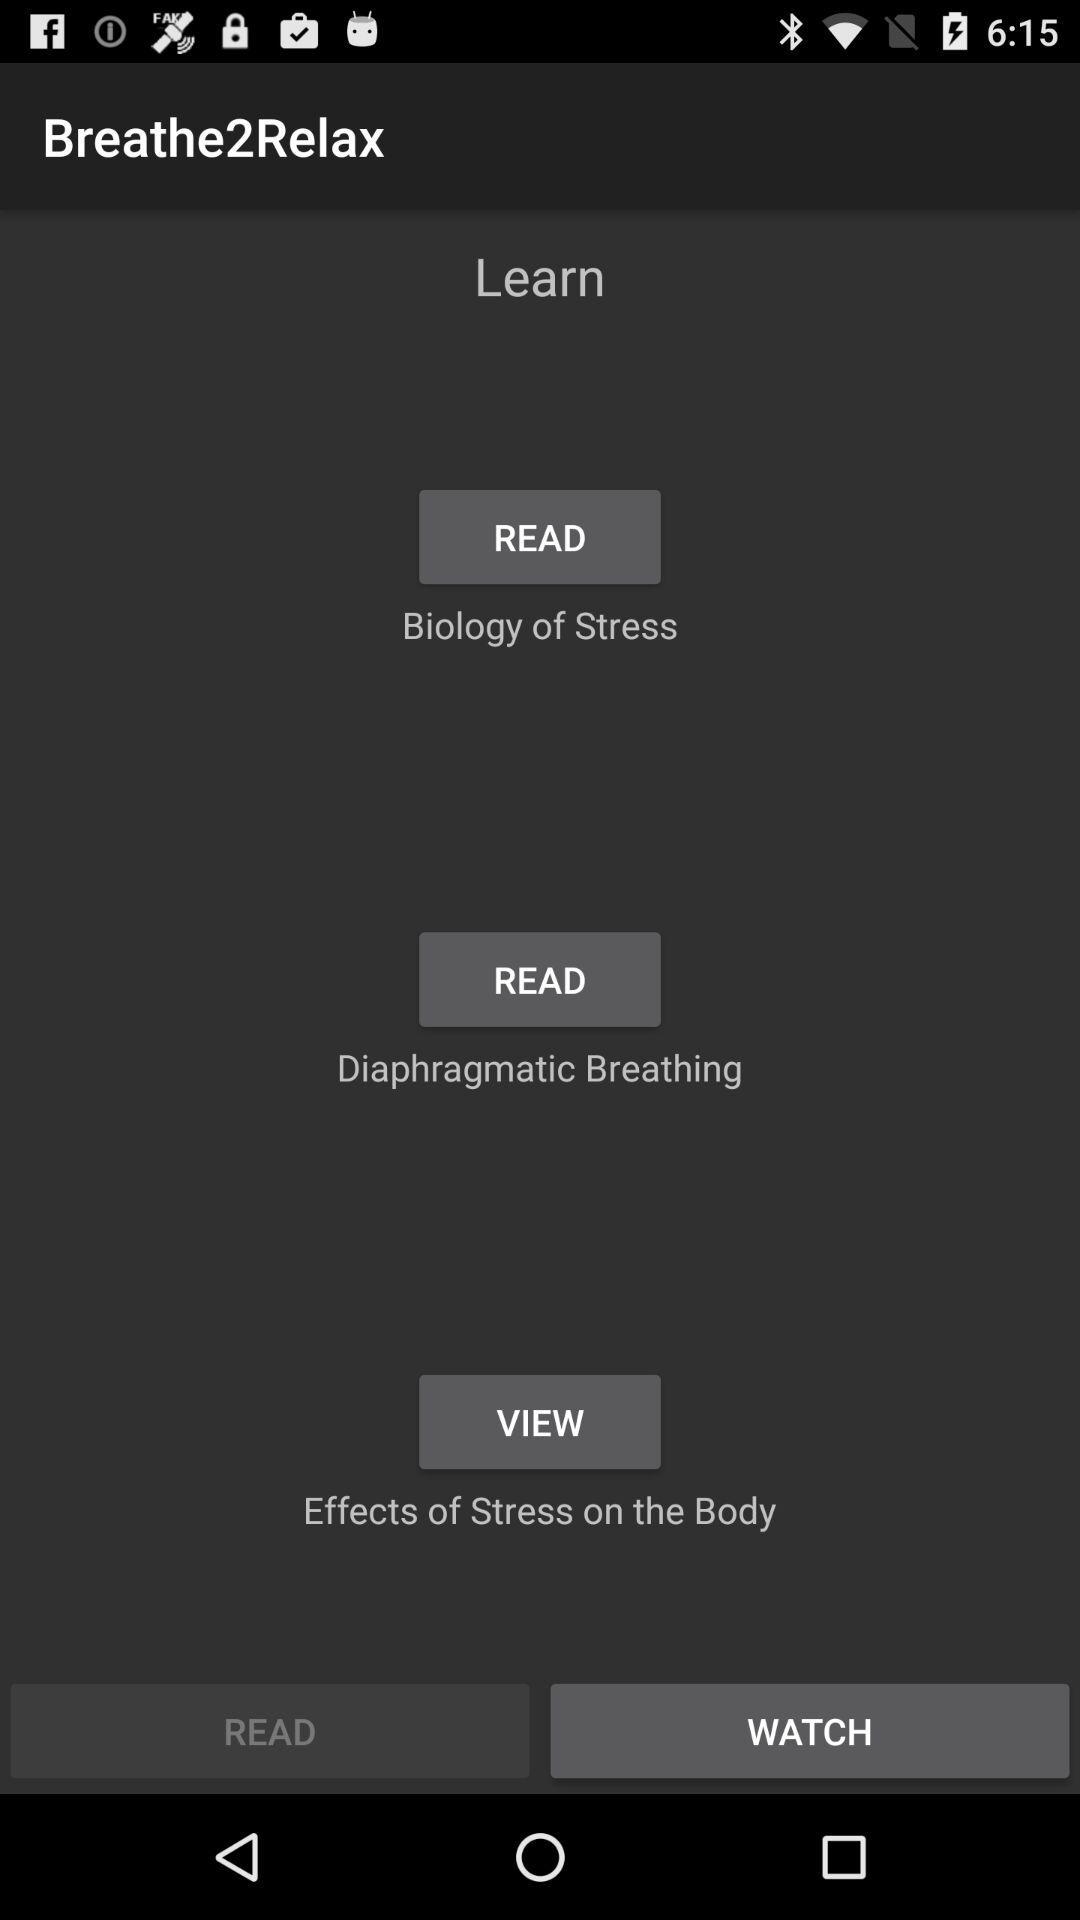  What do you see at coordinates (540, 1420) in the screenshot?
I see `the view` at bounding box center [540, 1420].